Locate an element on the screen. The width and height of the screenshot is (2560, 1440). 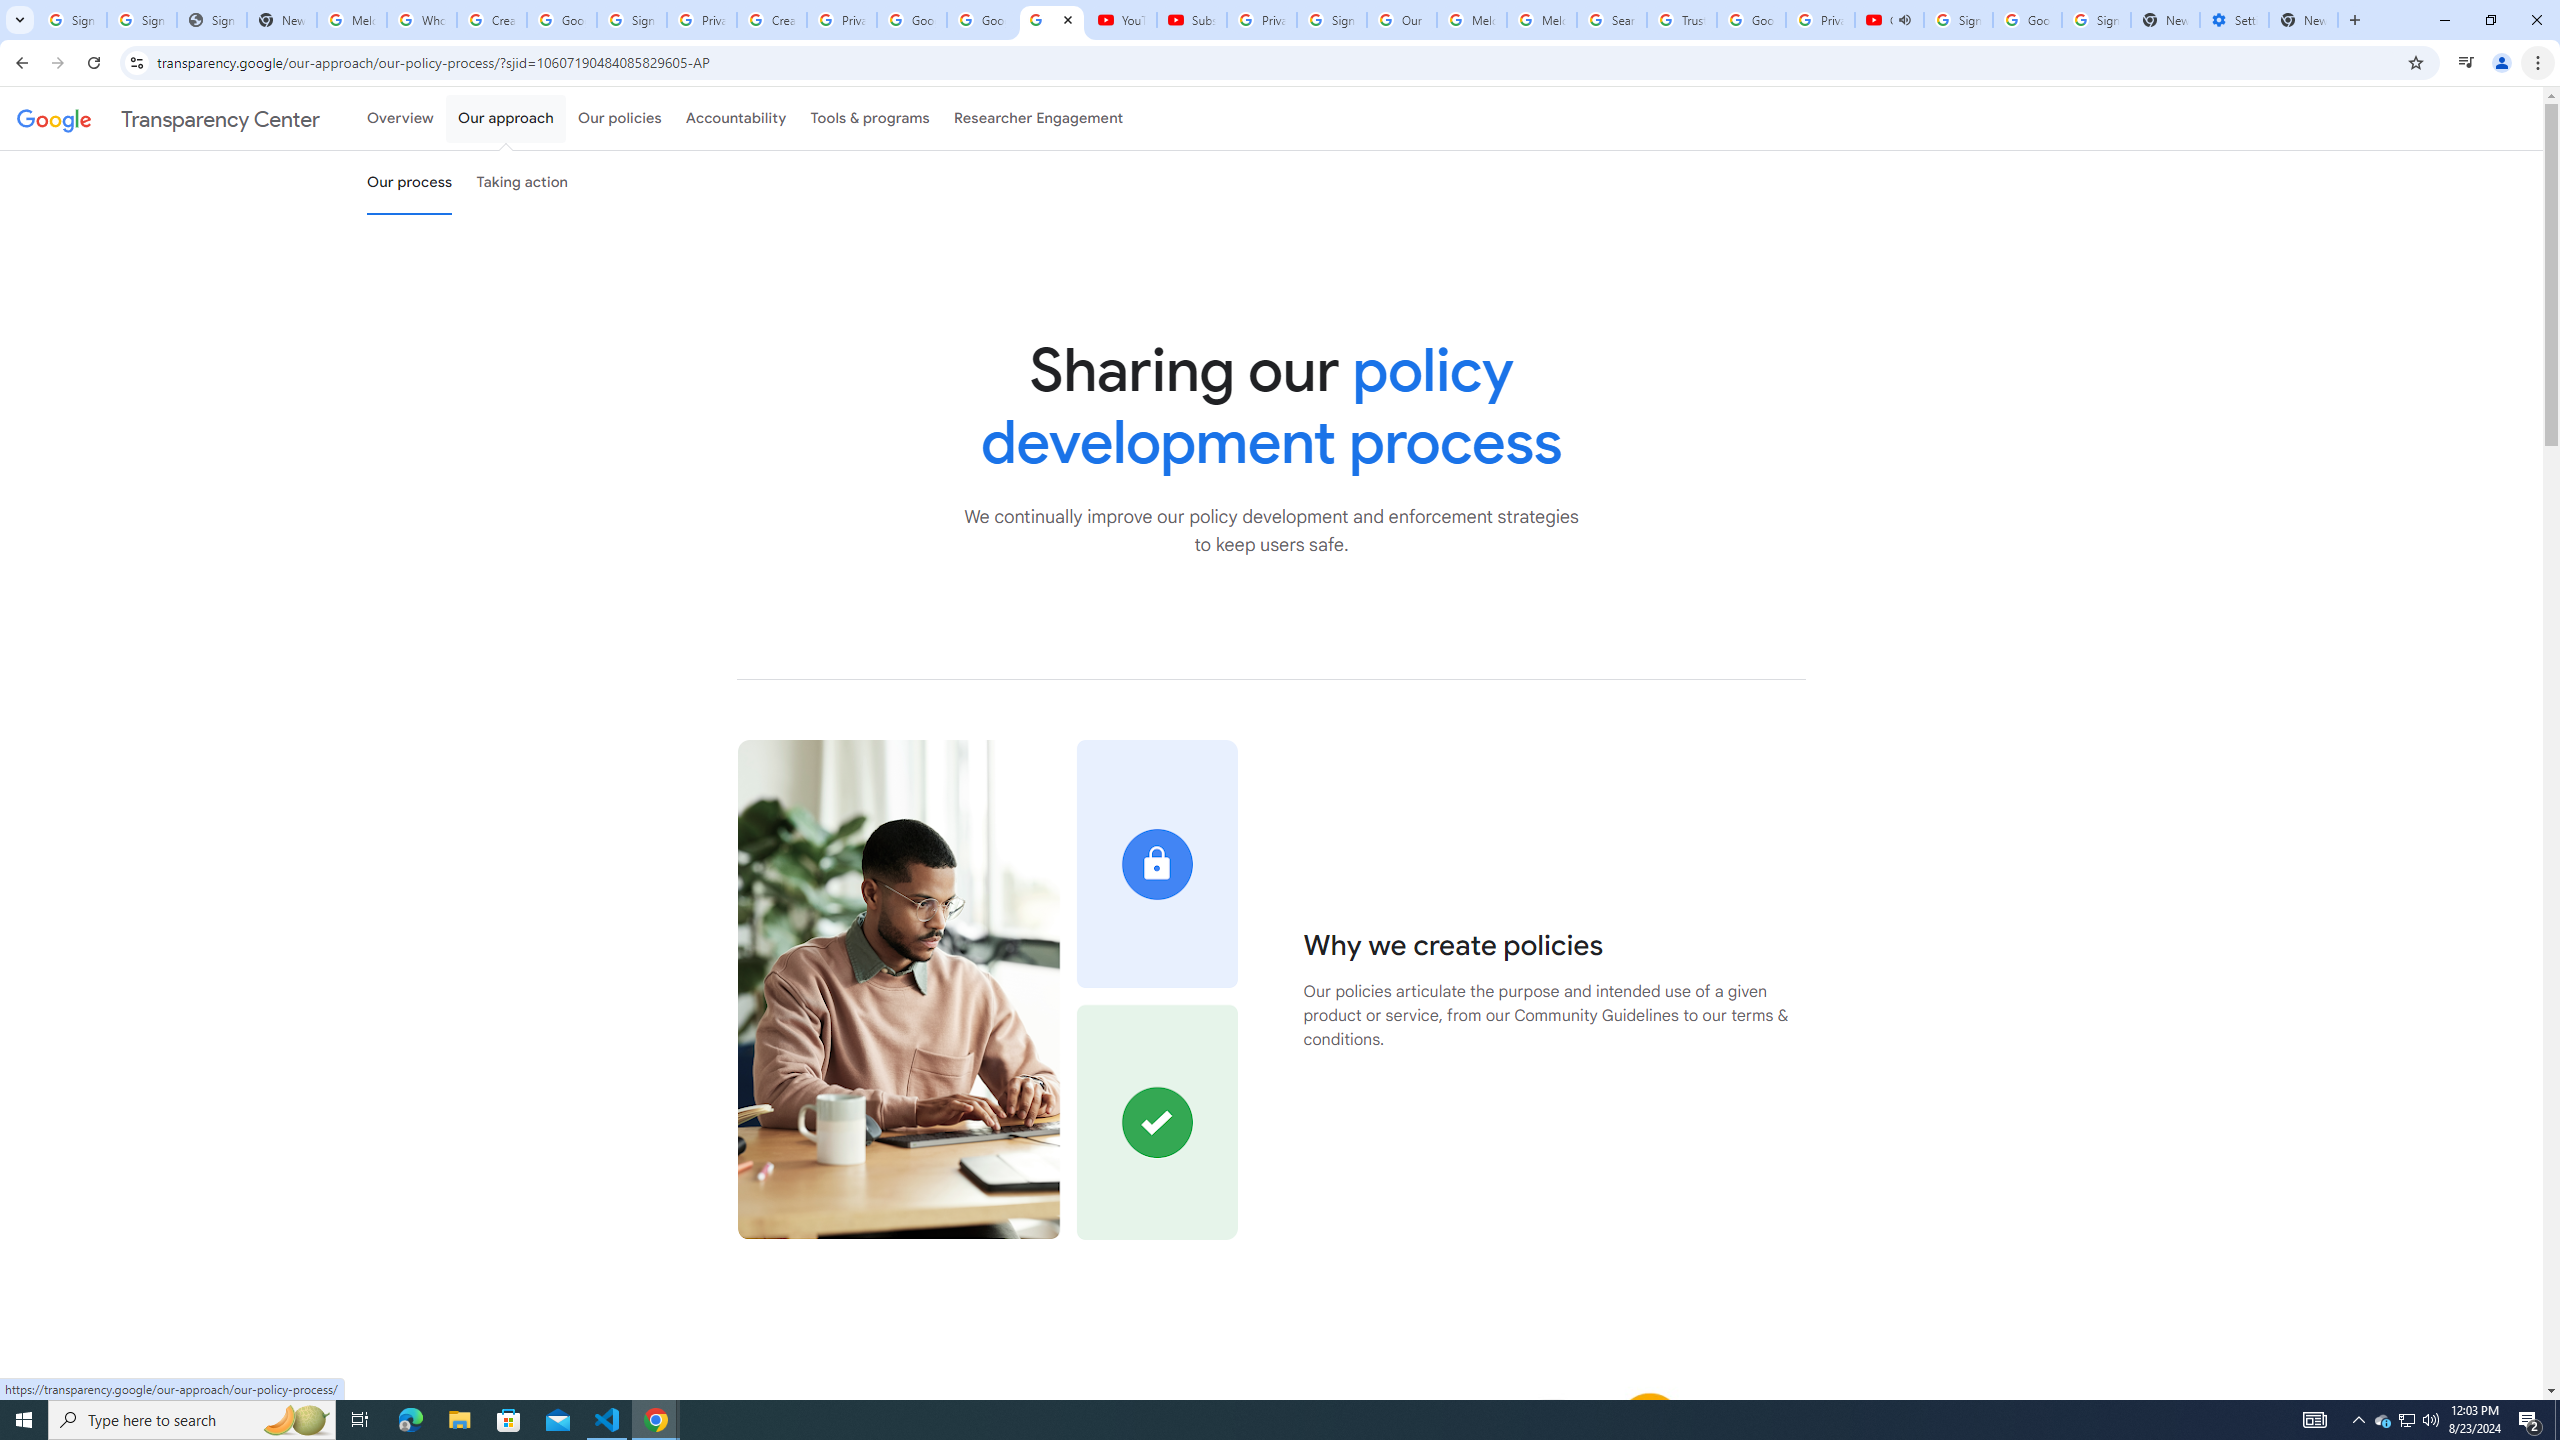
'Taking action' is located at coordinates (521, 181).